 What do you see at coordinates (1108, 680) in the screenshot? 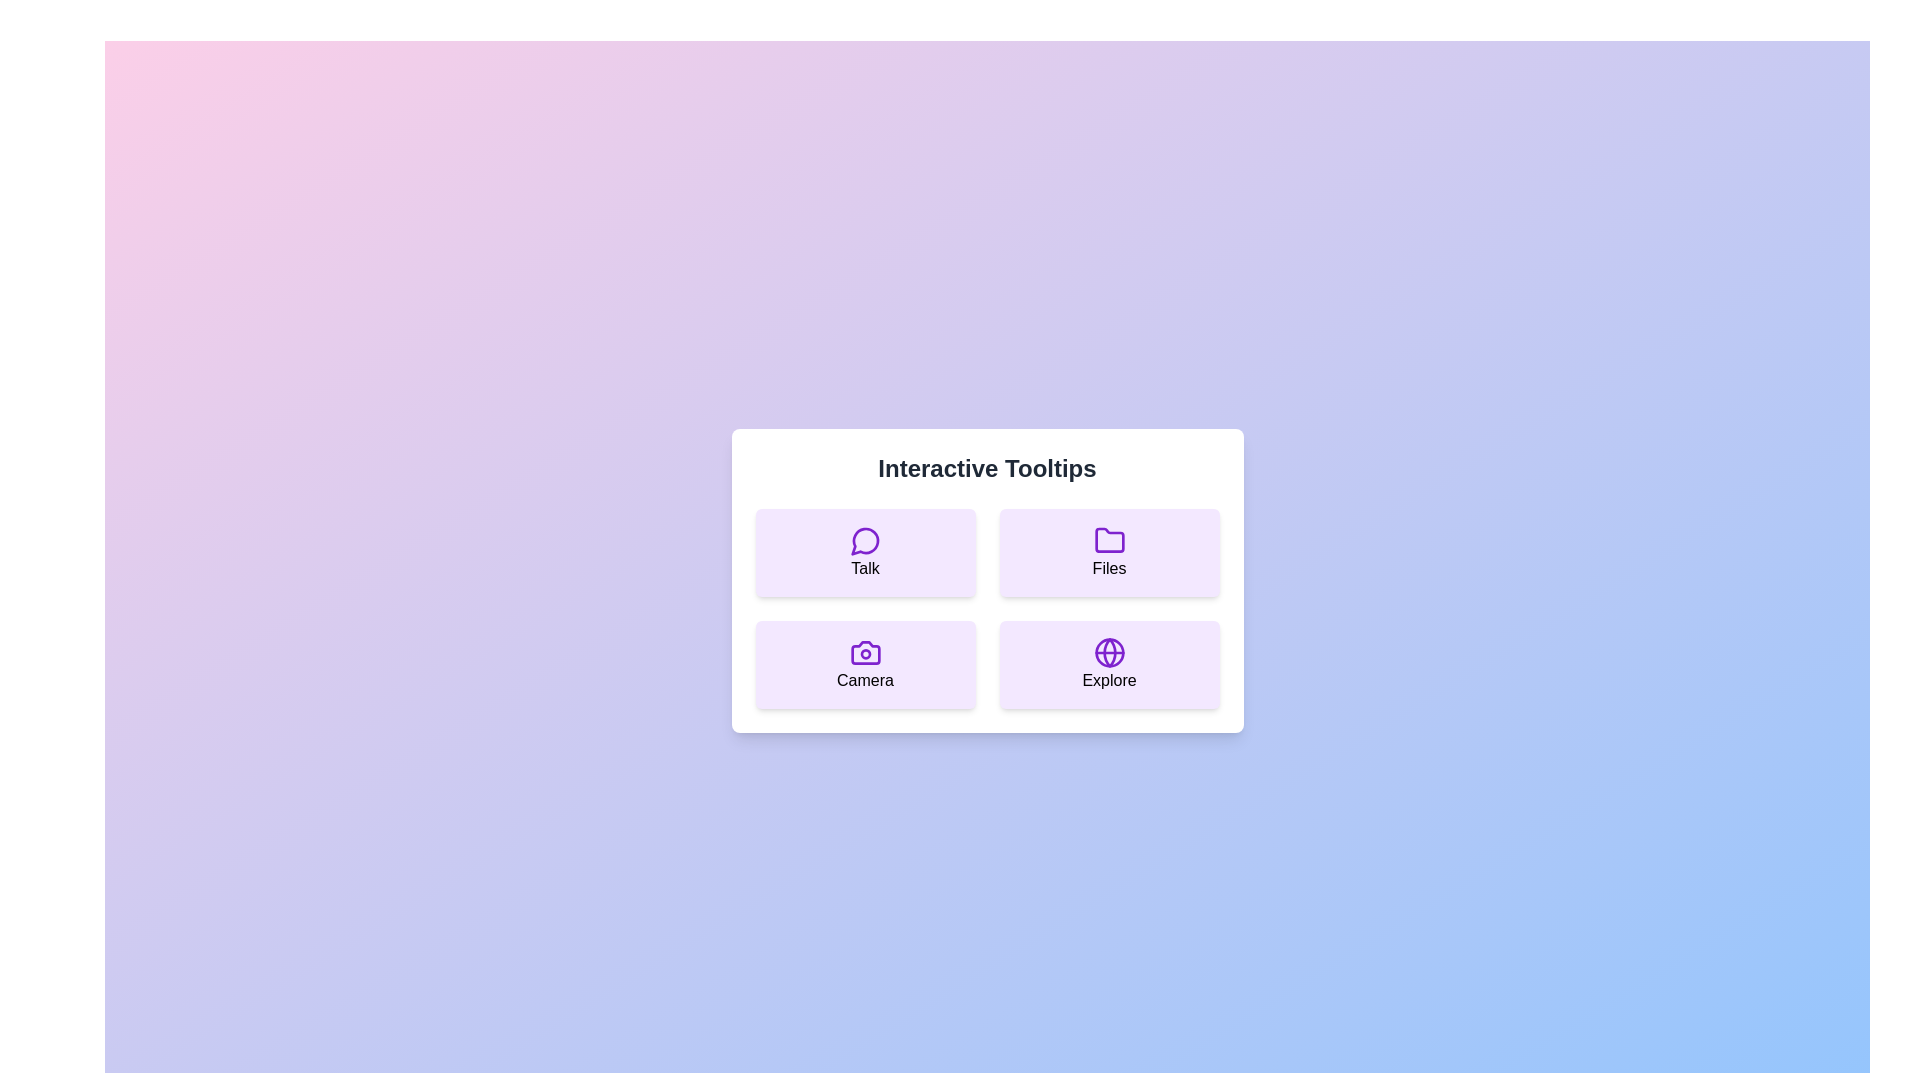
I see `the text label displaying 'Explore' located at the bottom-center of a purple-themed button beneath a globe icon in the bottom-right area of the grid labeled 'Interactive Tooltips'` at bounding box center [1108, 680].